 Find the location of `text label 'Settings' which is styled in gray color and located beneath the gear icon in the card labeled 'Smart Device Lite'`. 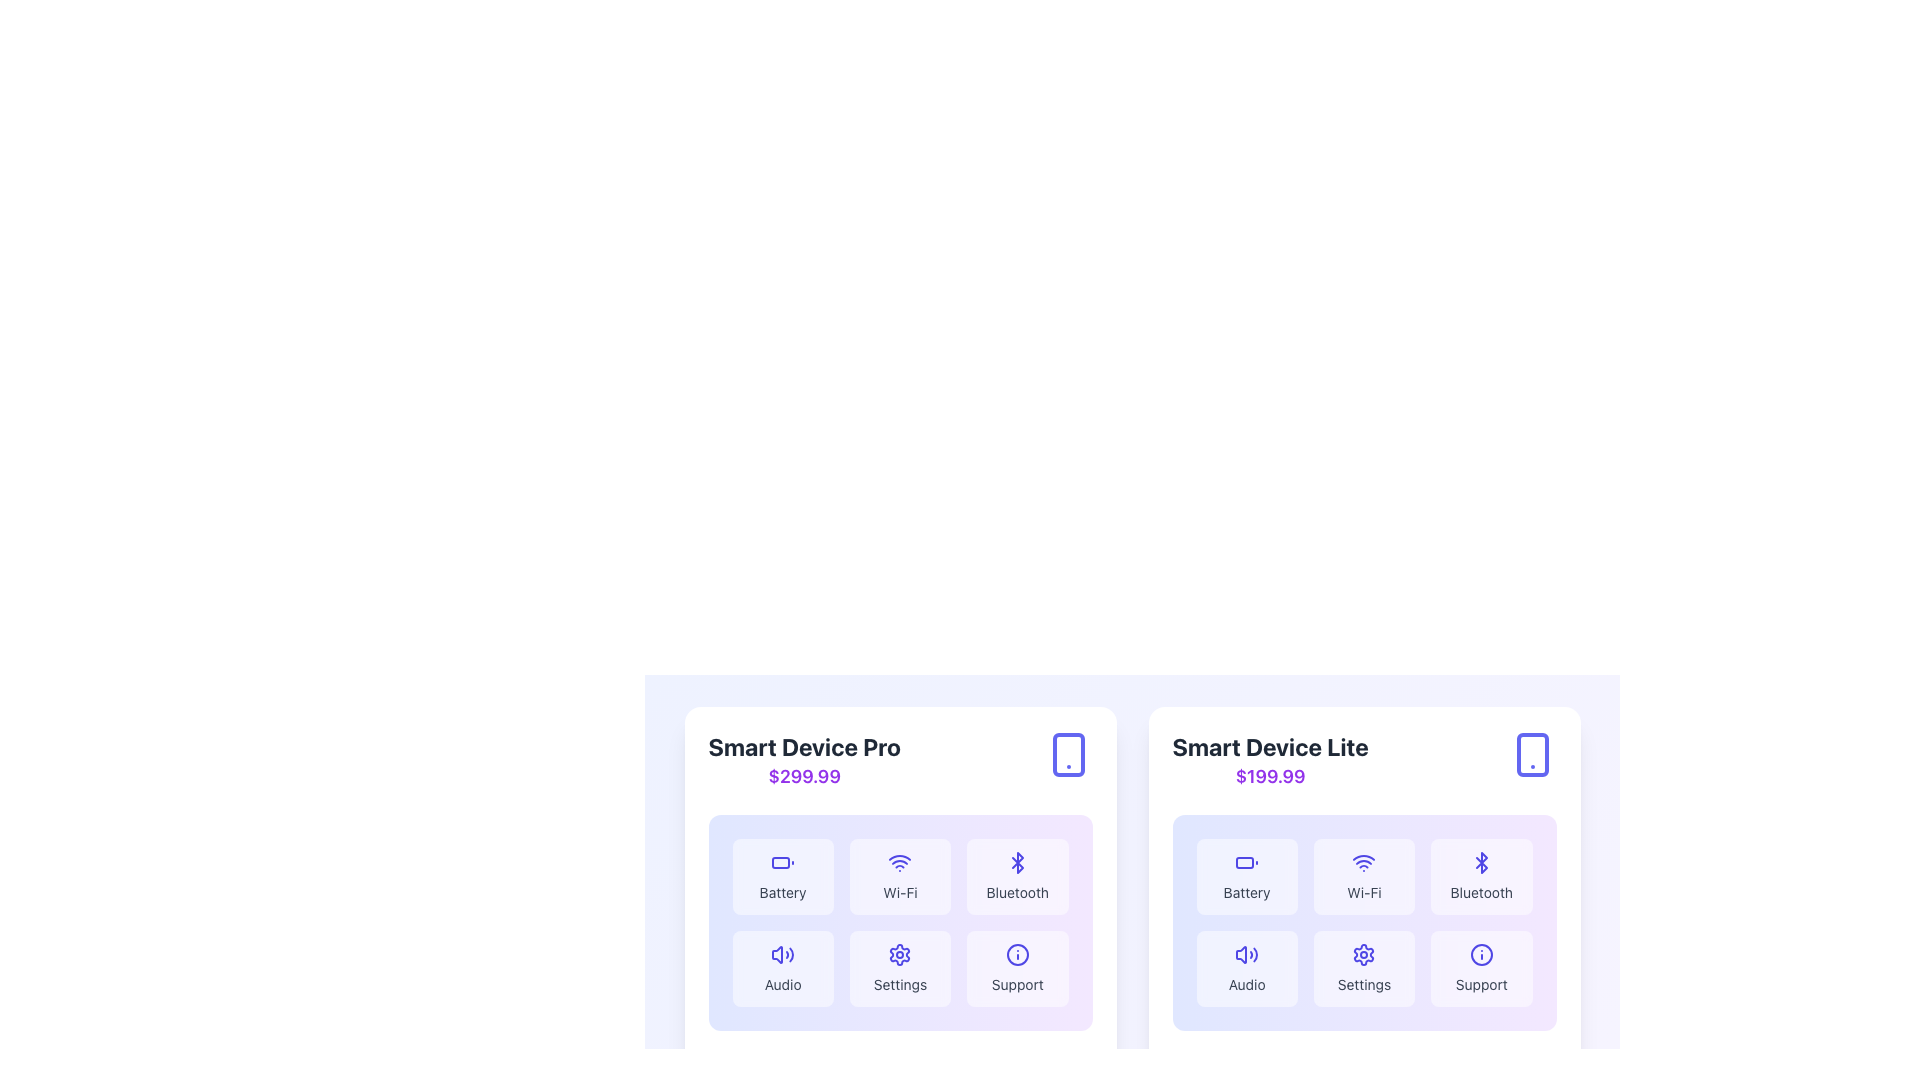

text label 'Settings' which is styled in gray color and located beneath the gear icon in the card labeled 'Smart Device Lite' is located at coordinates (1363, 983).